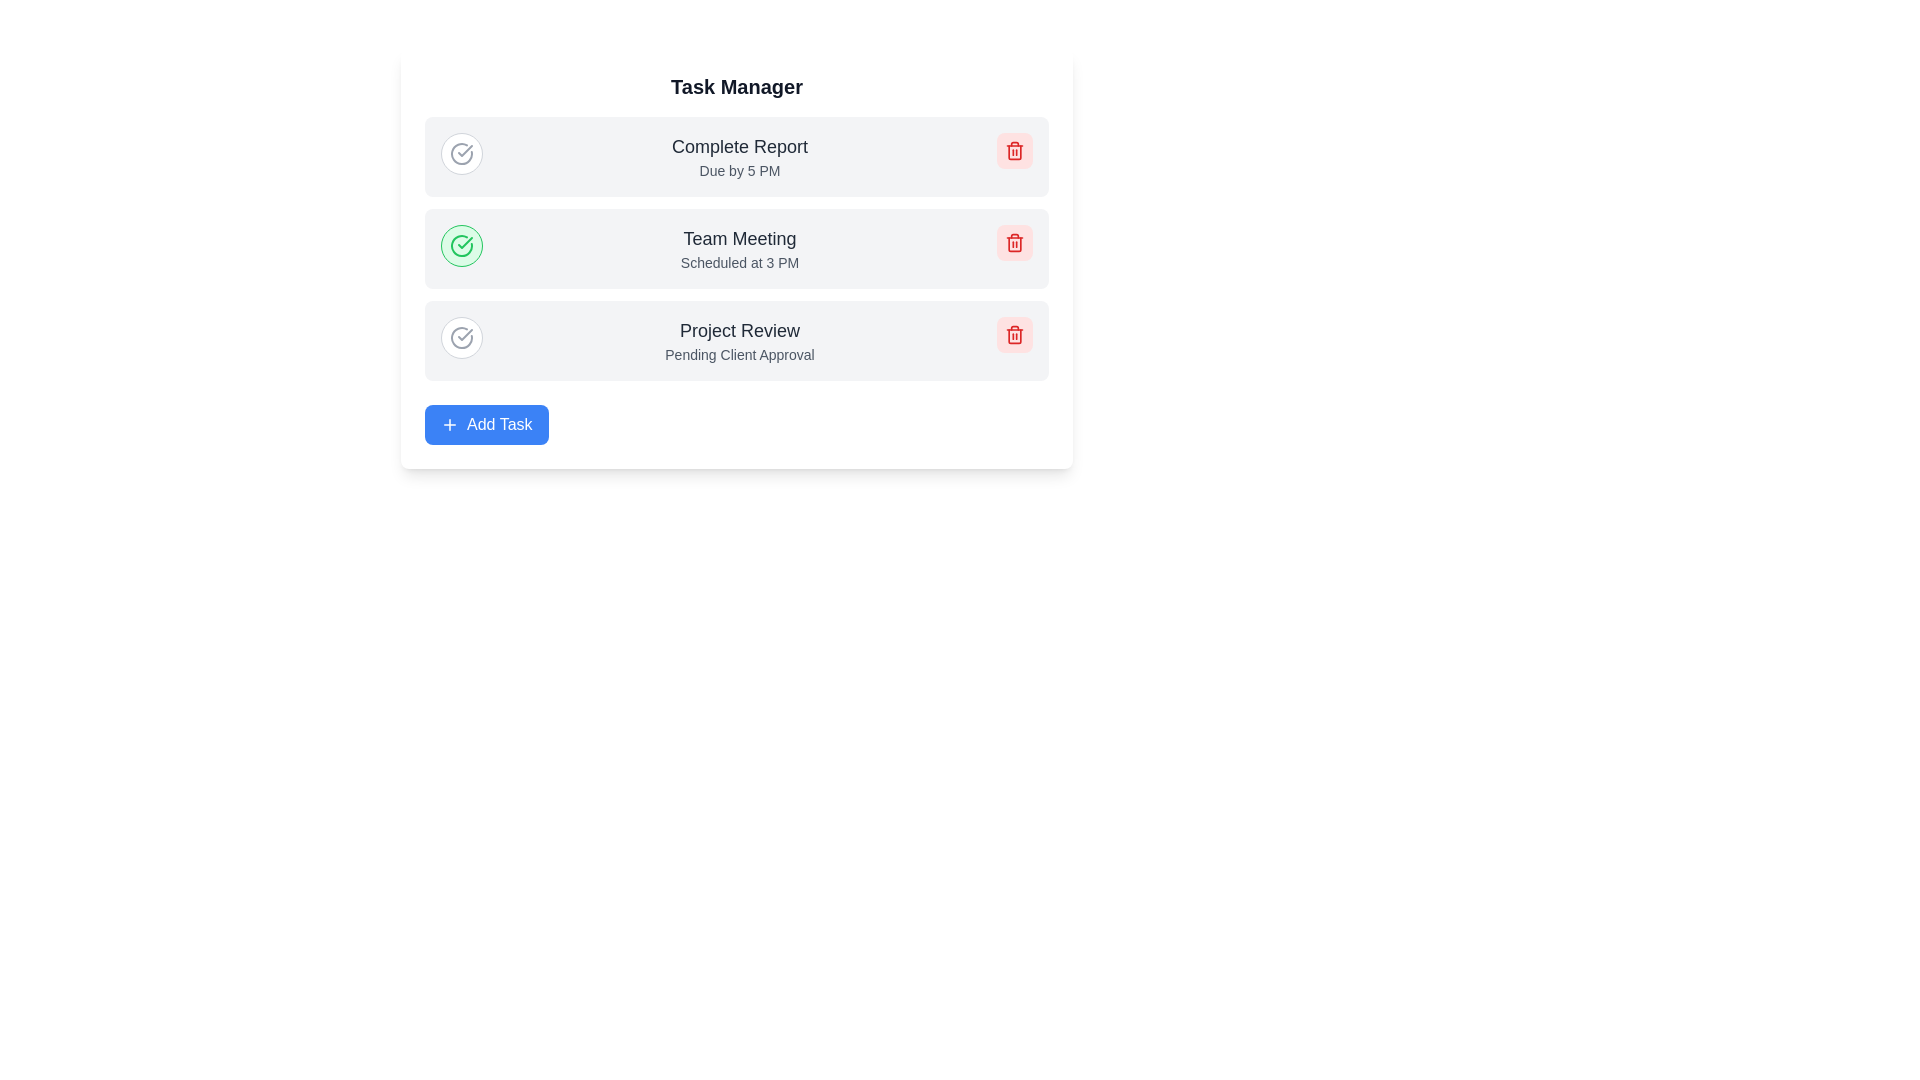  Describe the element at coordinates (738, 353) in the screenshot. I see `the status indicator text label that provides context for the 'Project Review' task in the 'Task Manager' section` at that location.